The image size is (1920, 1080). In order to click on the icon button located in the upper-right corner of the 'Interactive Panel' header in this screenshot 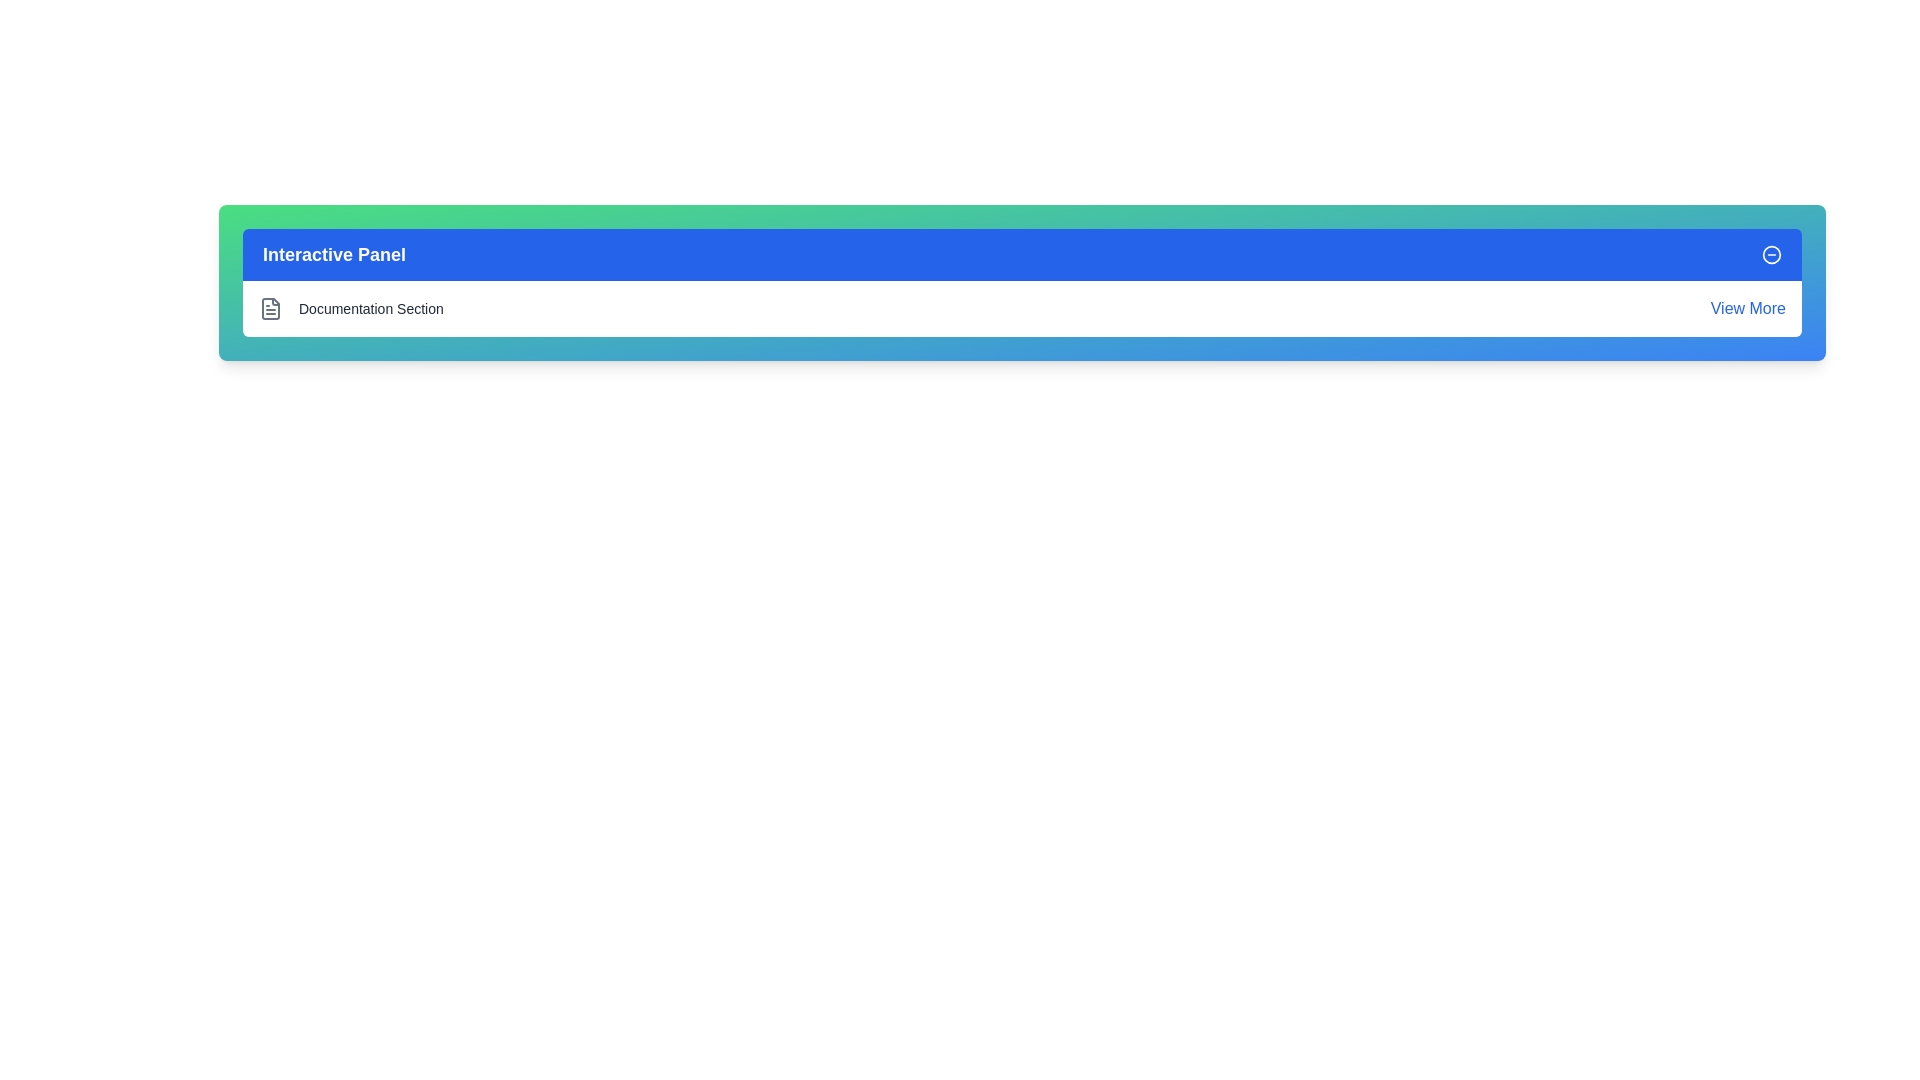, I will do `click(1771, 253)`.